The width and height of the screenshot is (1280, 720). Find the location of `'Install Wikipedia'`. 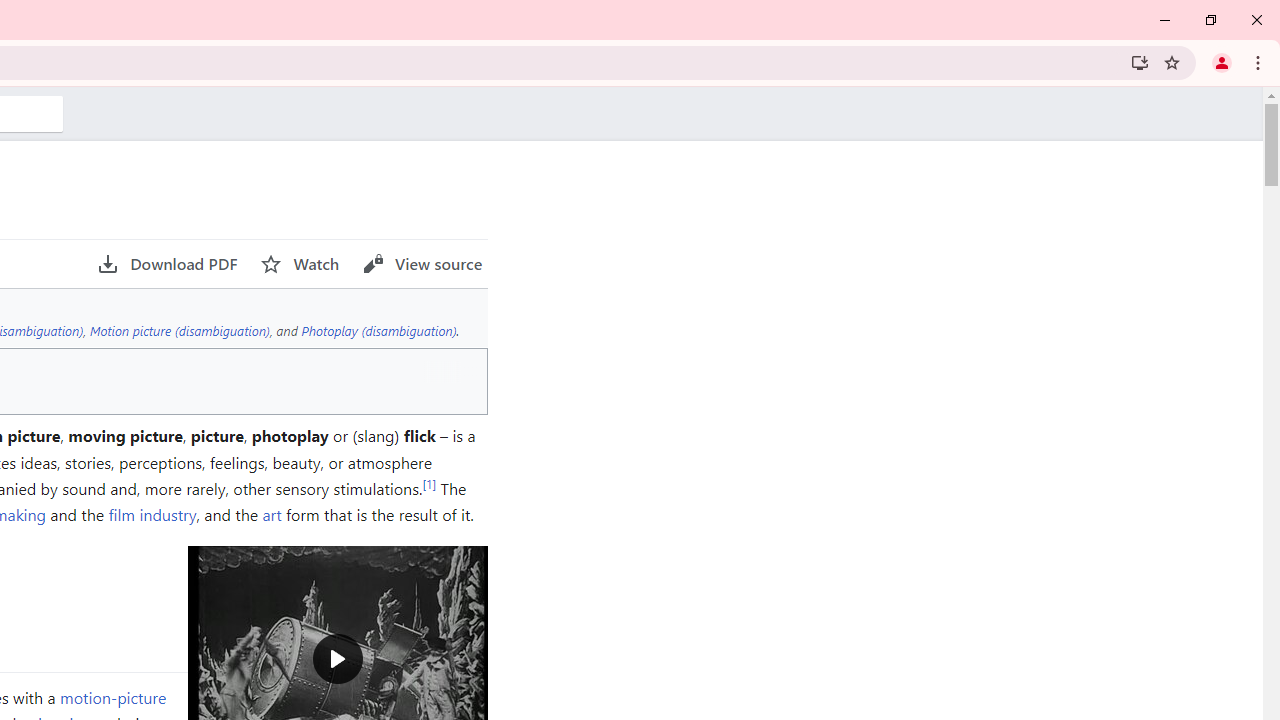

'Install Wikipedia' is located at coordinates (1139, 61).